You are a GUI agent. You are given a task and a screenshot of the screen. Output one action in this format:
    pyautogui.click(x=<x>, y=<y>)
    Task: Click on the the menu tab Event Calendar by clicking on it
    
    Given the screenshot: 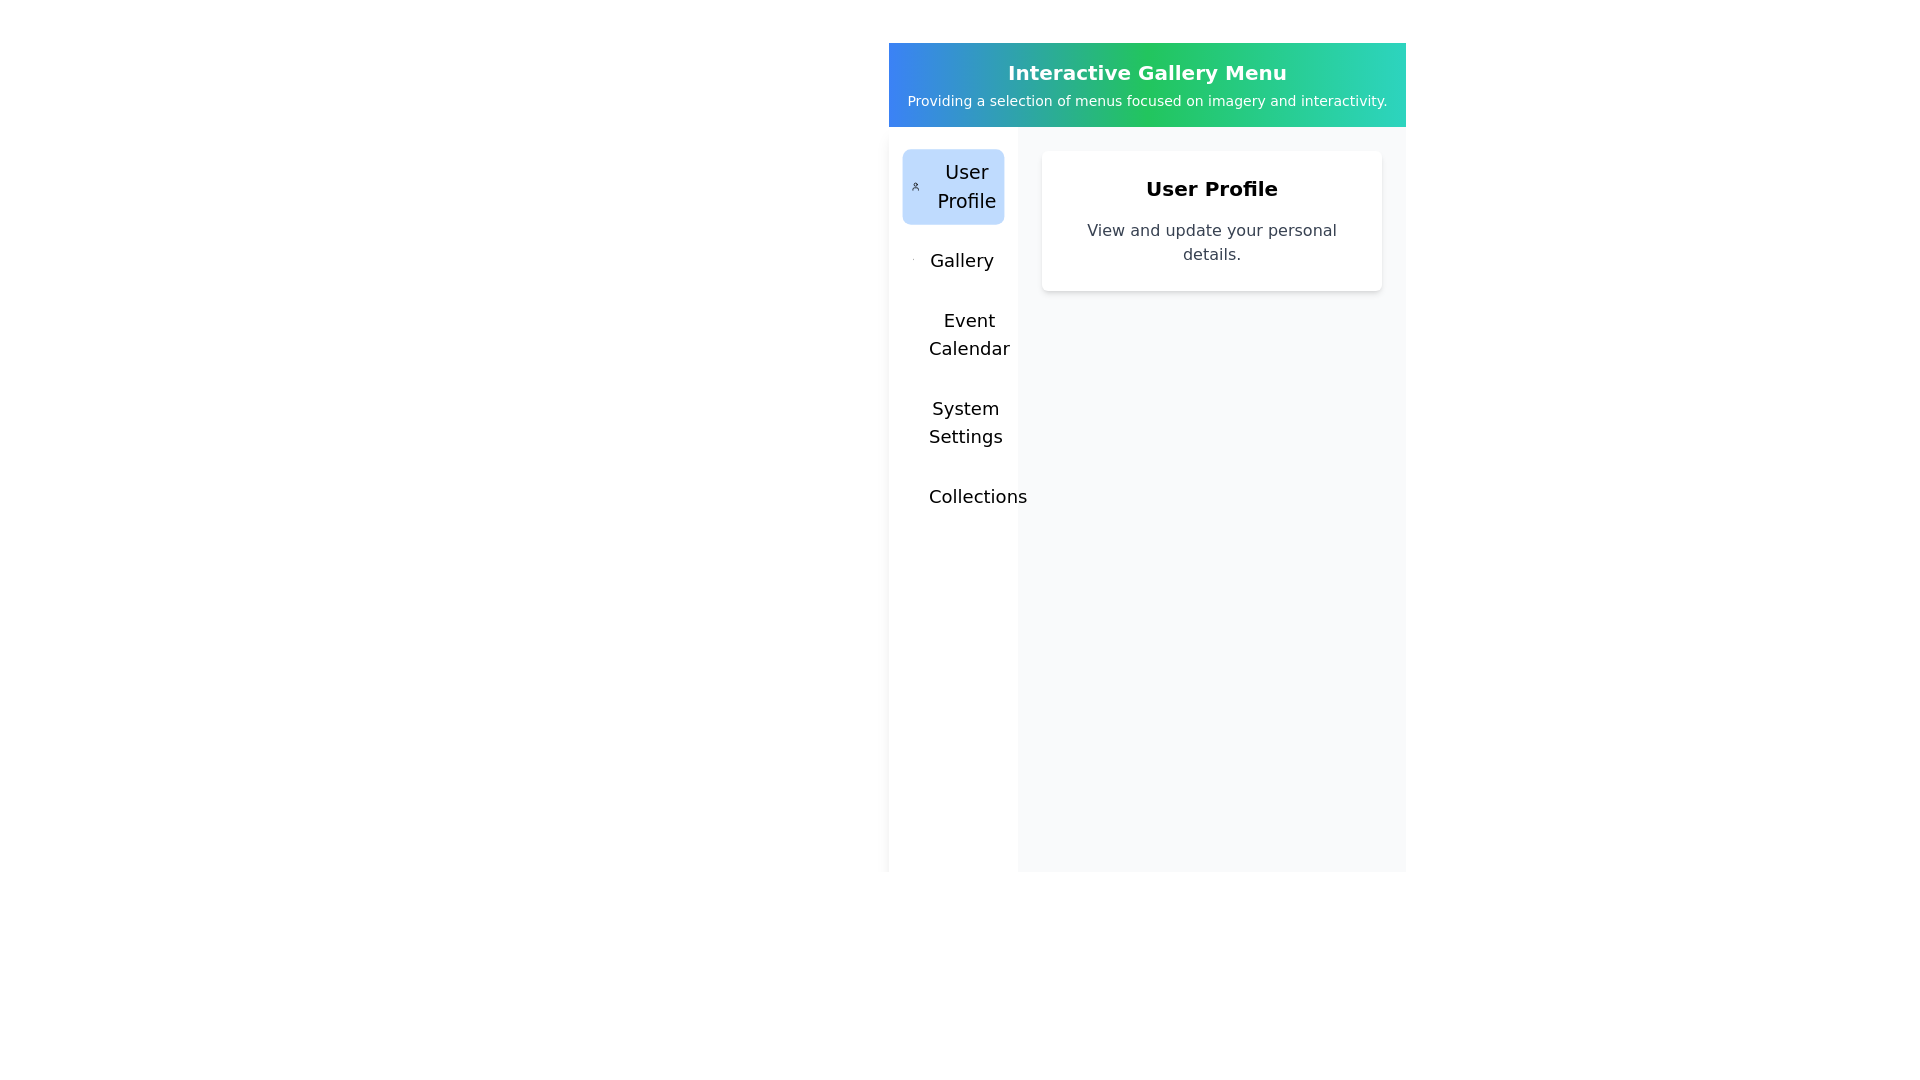 What is the action you would take?
    pyautogui.click(x=952, y=334)
    